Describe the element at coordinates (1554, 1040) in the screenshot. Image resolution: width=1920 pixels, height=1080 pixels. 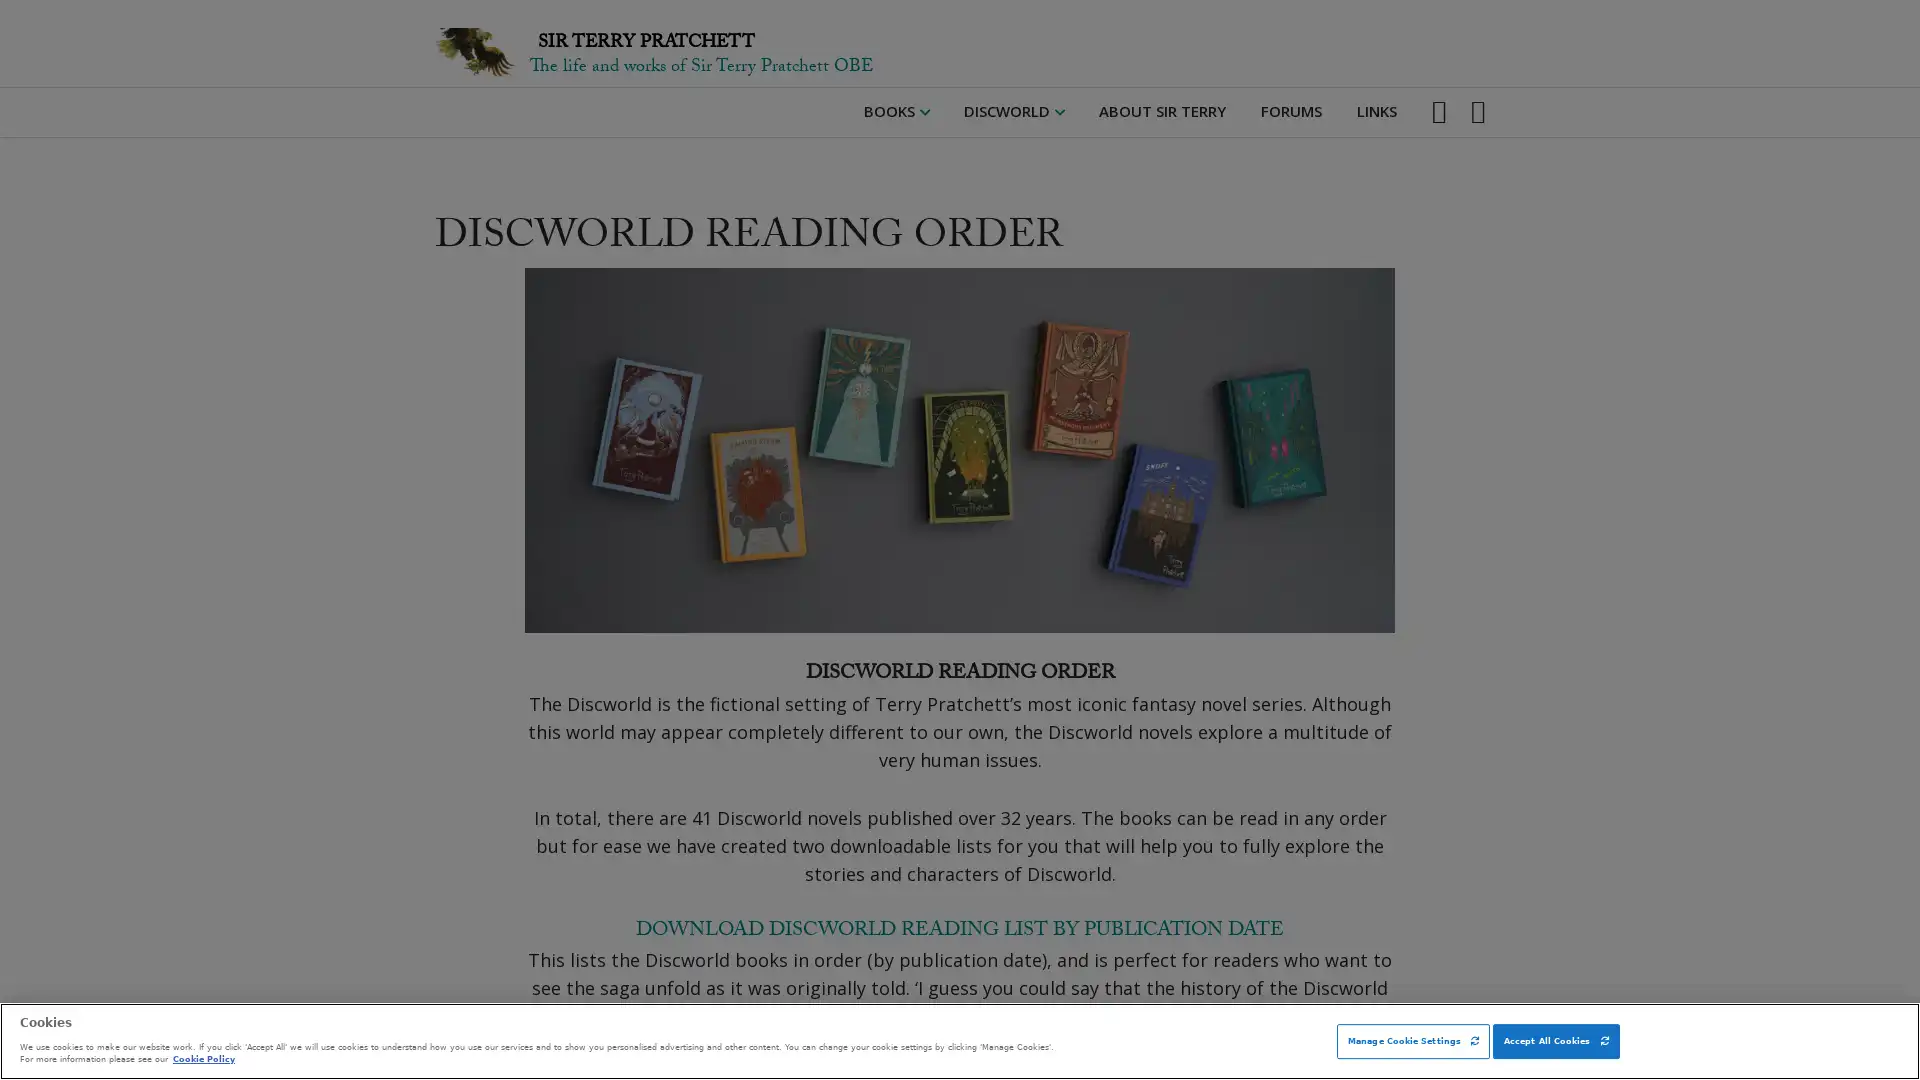
I see `Accept All Cookies` at that location.